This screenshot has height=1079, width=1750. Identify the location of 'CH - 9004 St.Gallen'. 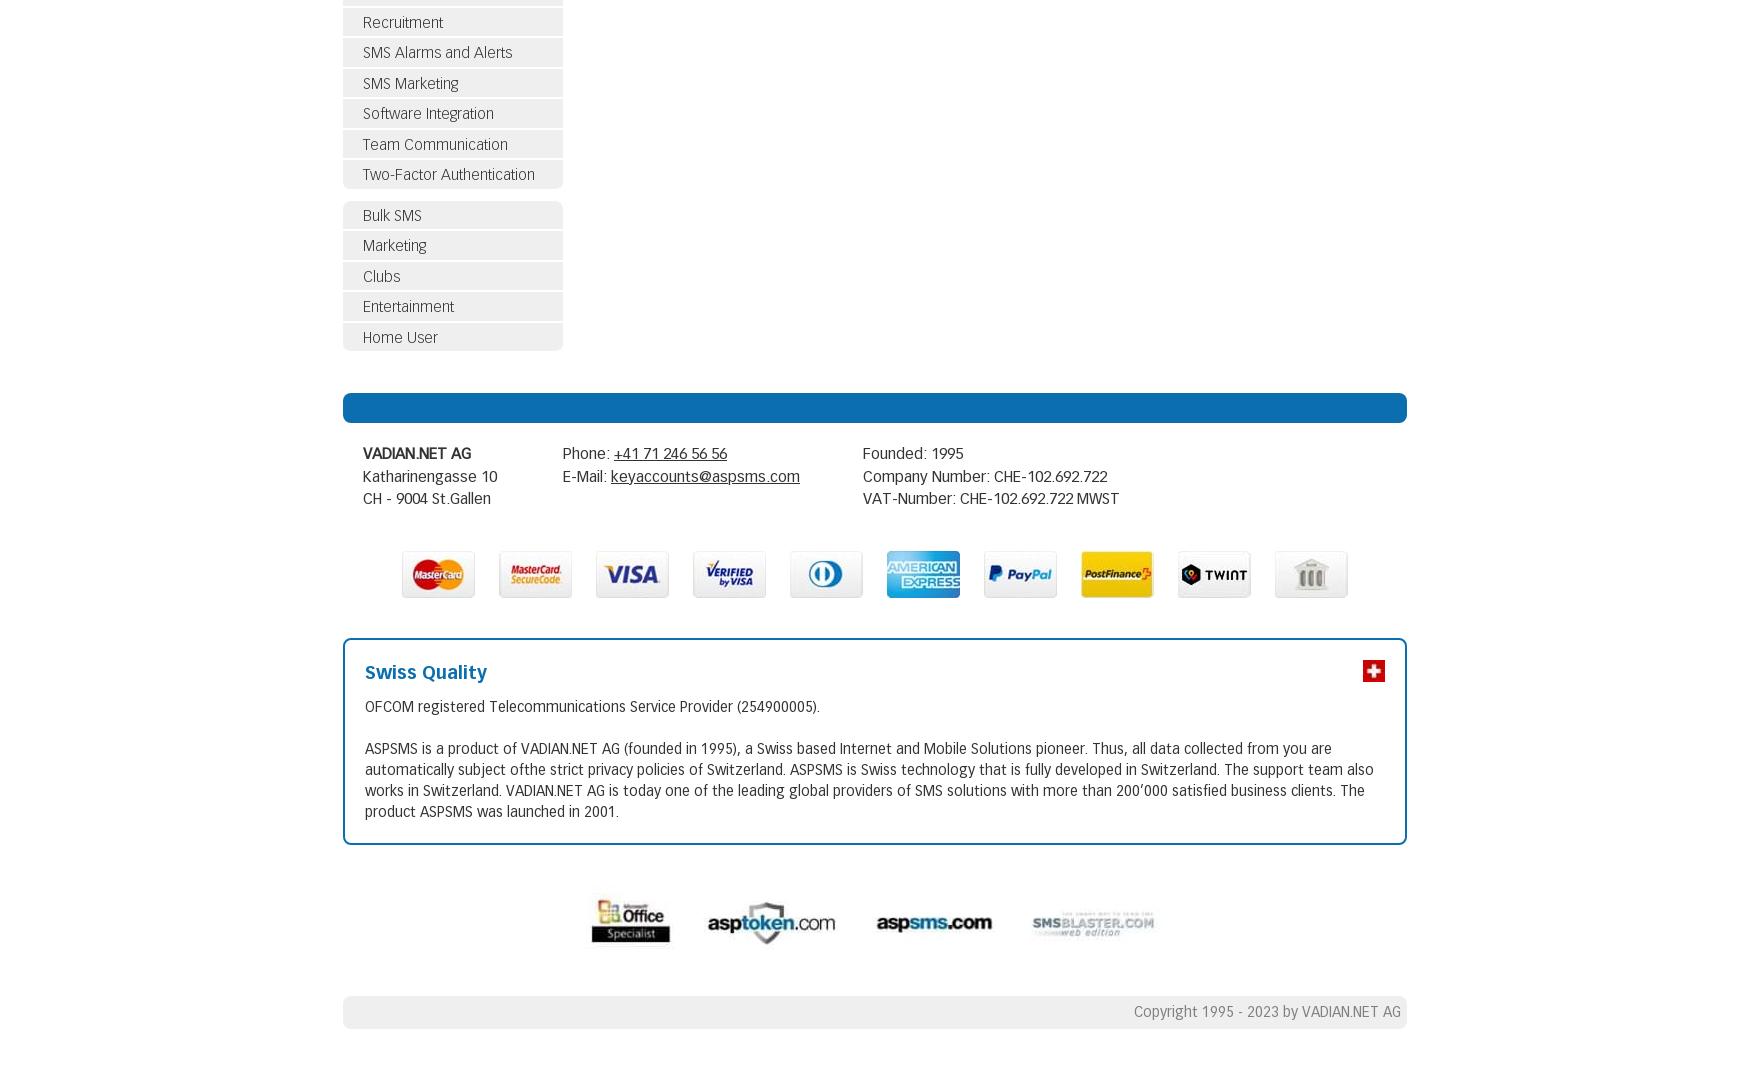
(362, 499).